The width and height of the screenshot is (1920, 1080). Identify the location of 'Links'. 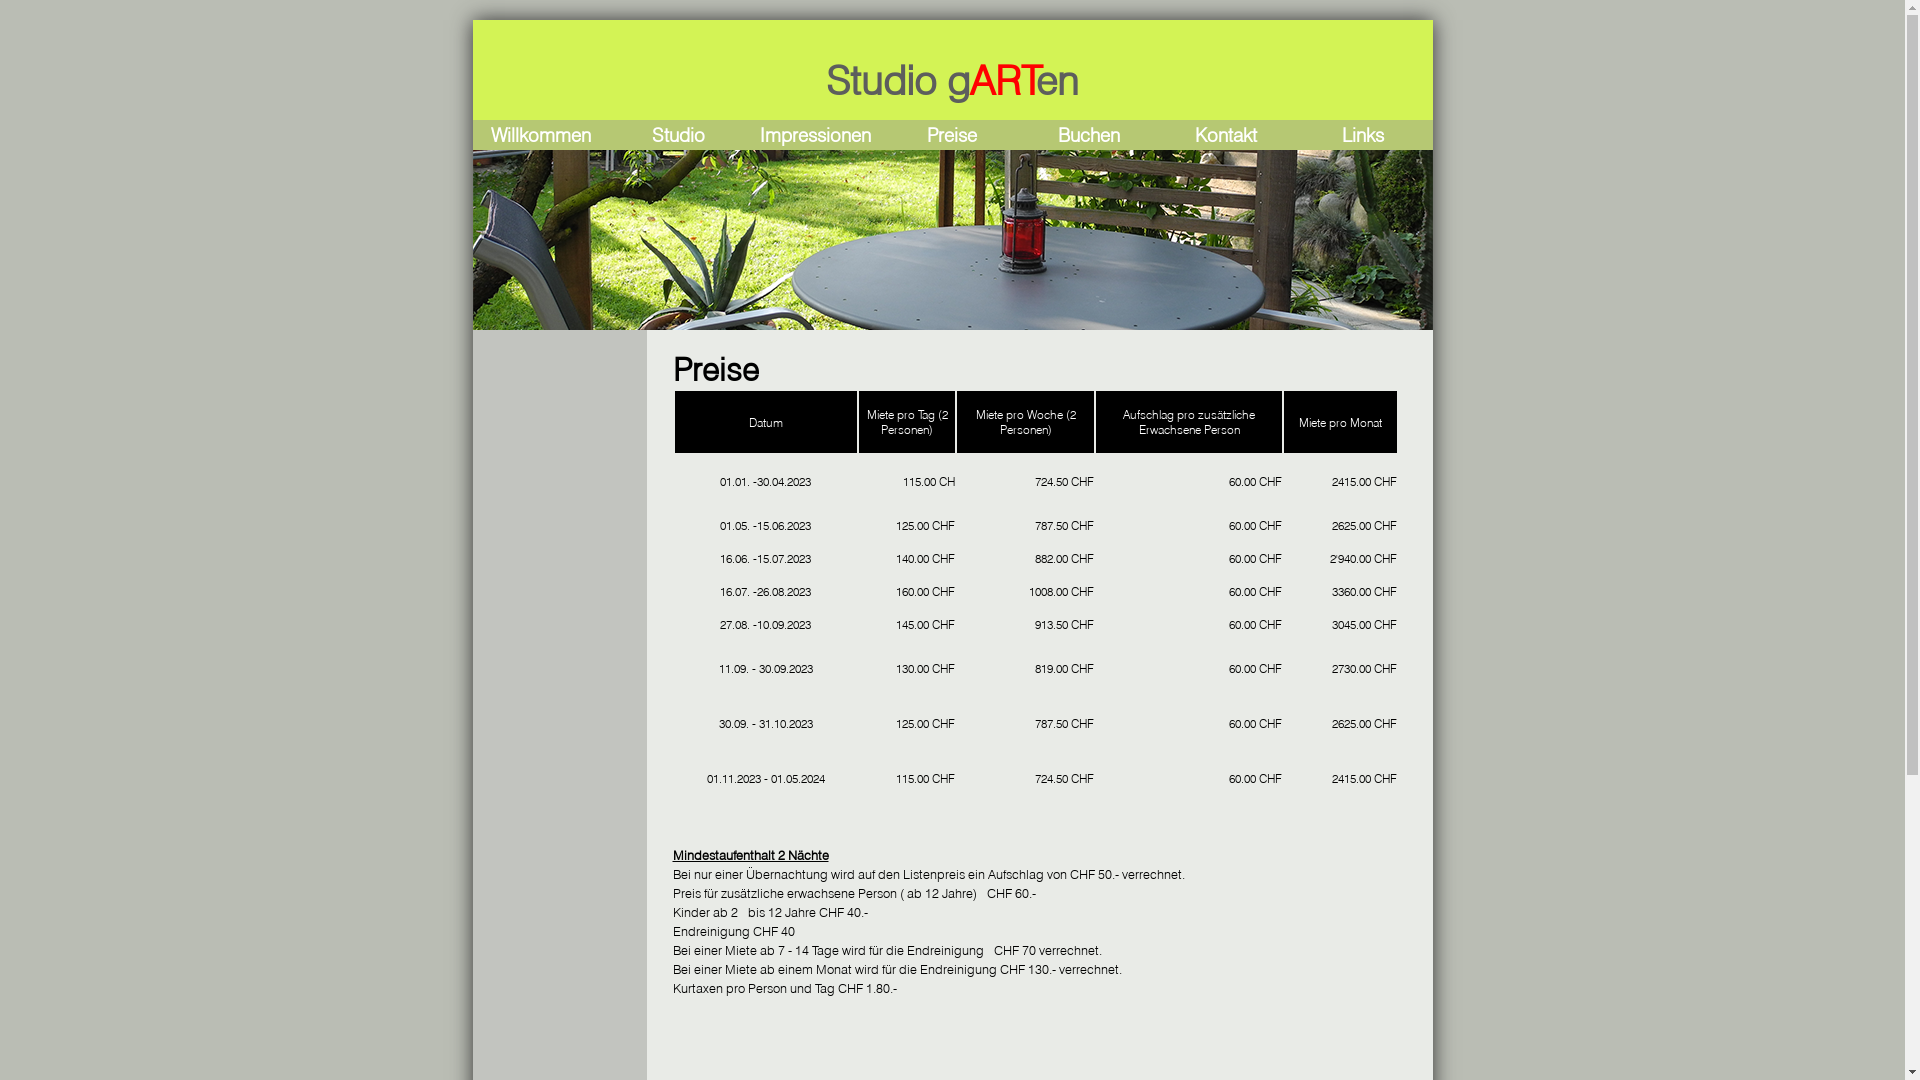
(1362, 135).